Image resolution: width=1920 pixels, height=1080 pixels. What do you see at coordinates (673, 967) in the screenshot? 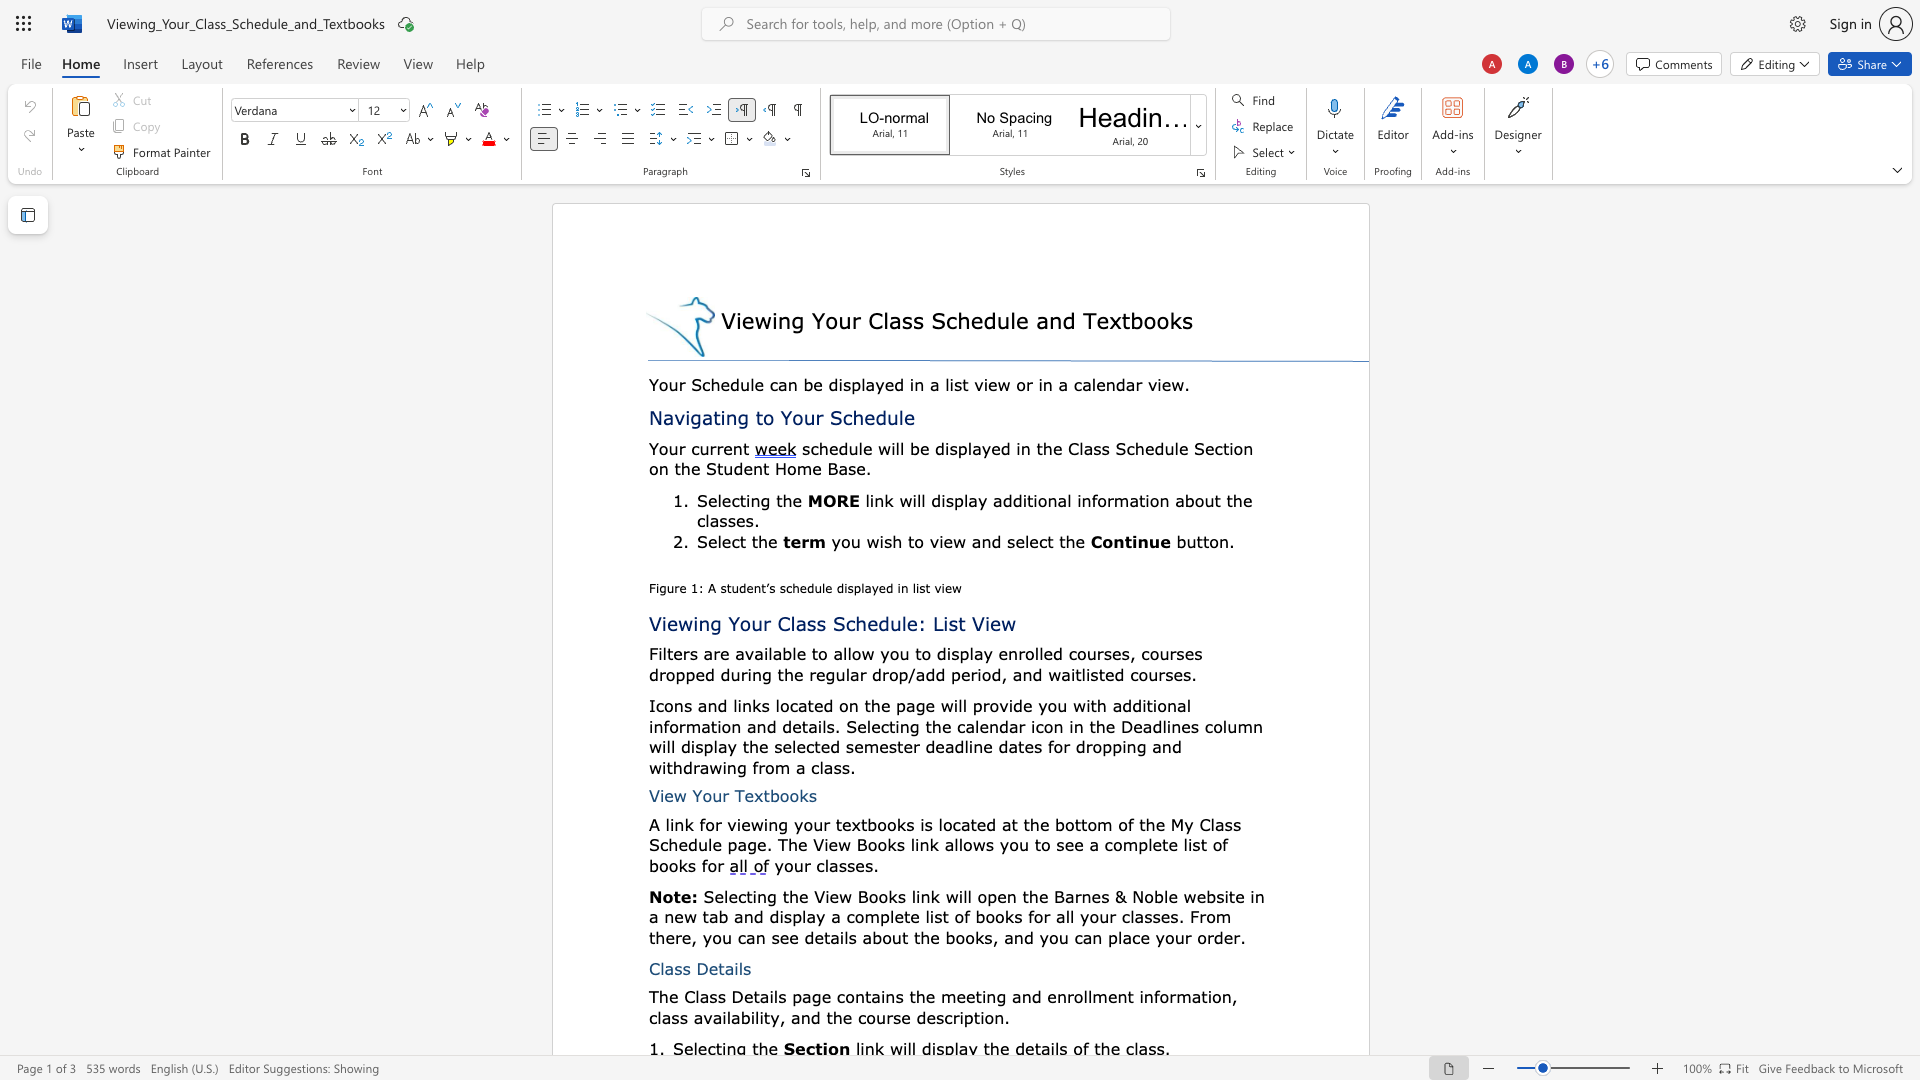
I see `the space between the continuous character "a" and "s" in the text` at bounding box center [673, 967].